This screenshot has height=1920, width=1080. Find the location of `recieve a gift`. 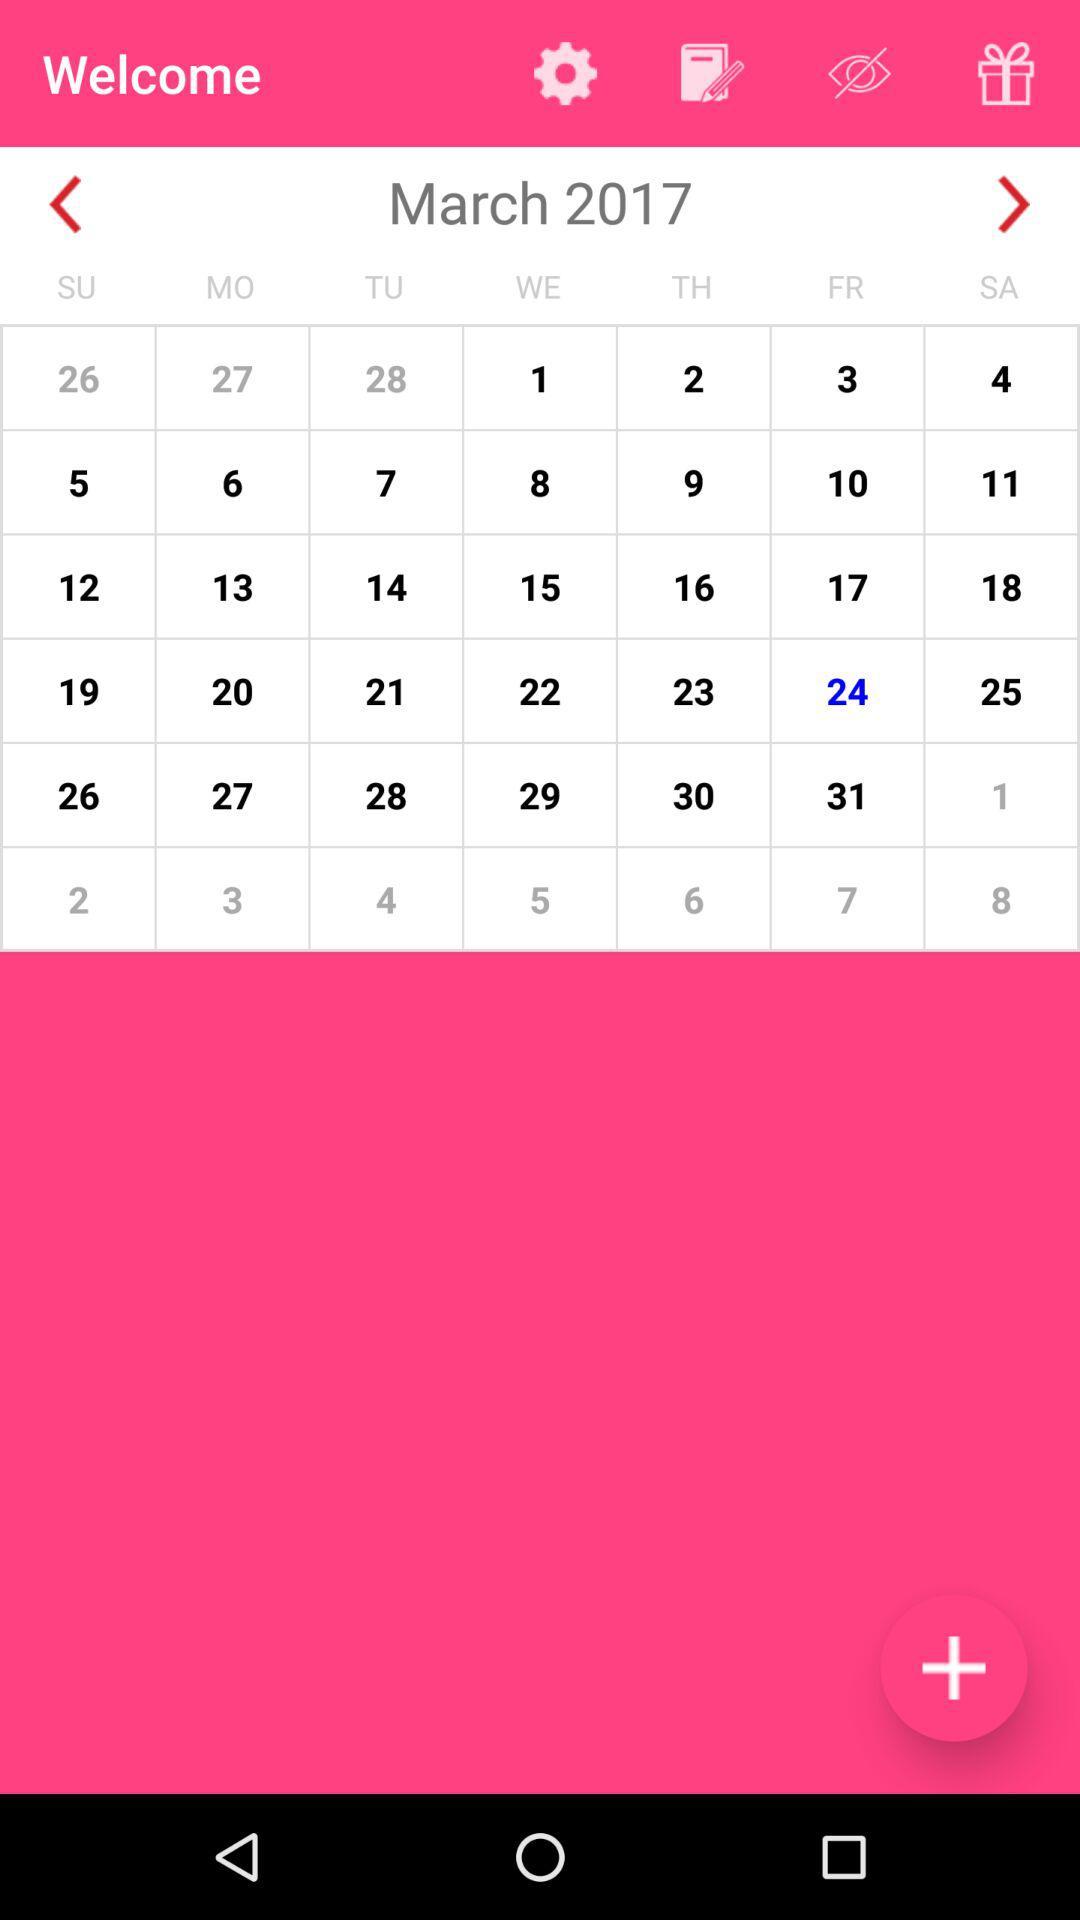

recieve a gift is located at coordinates (1006, 73).